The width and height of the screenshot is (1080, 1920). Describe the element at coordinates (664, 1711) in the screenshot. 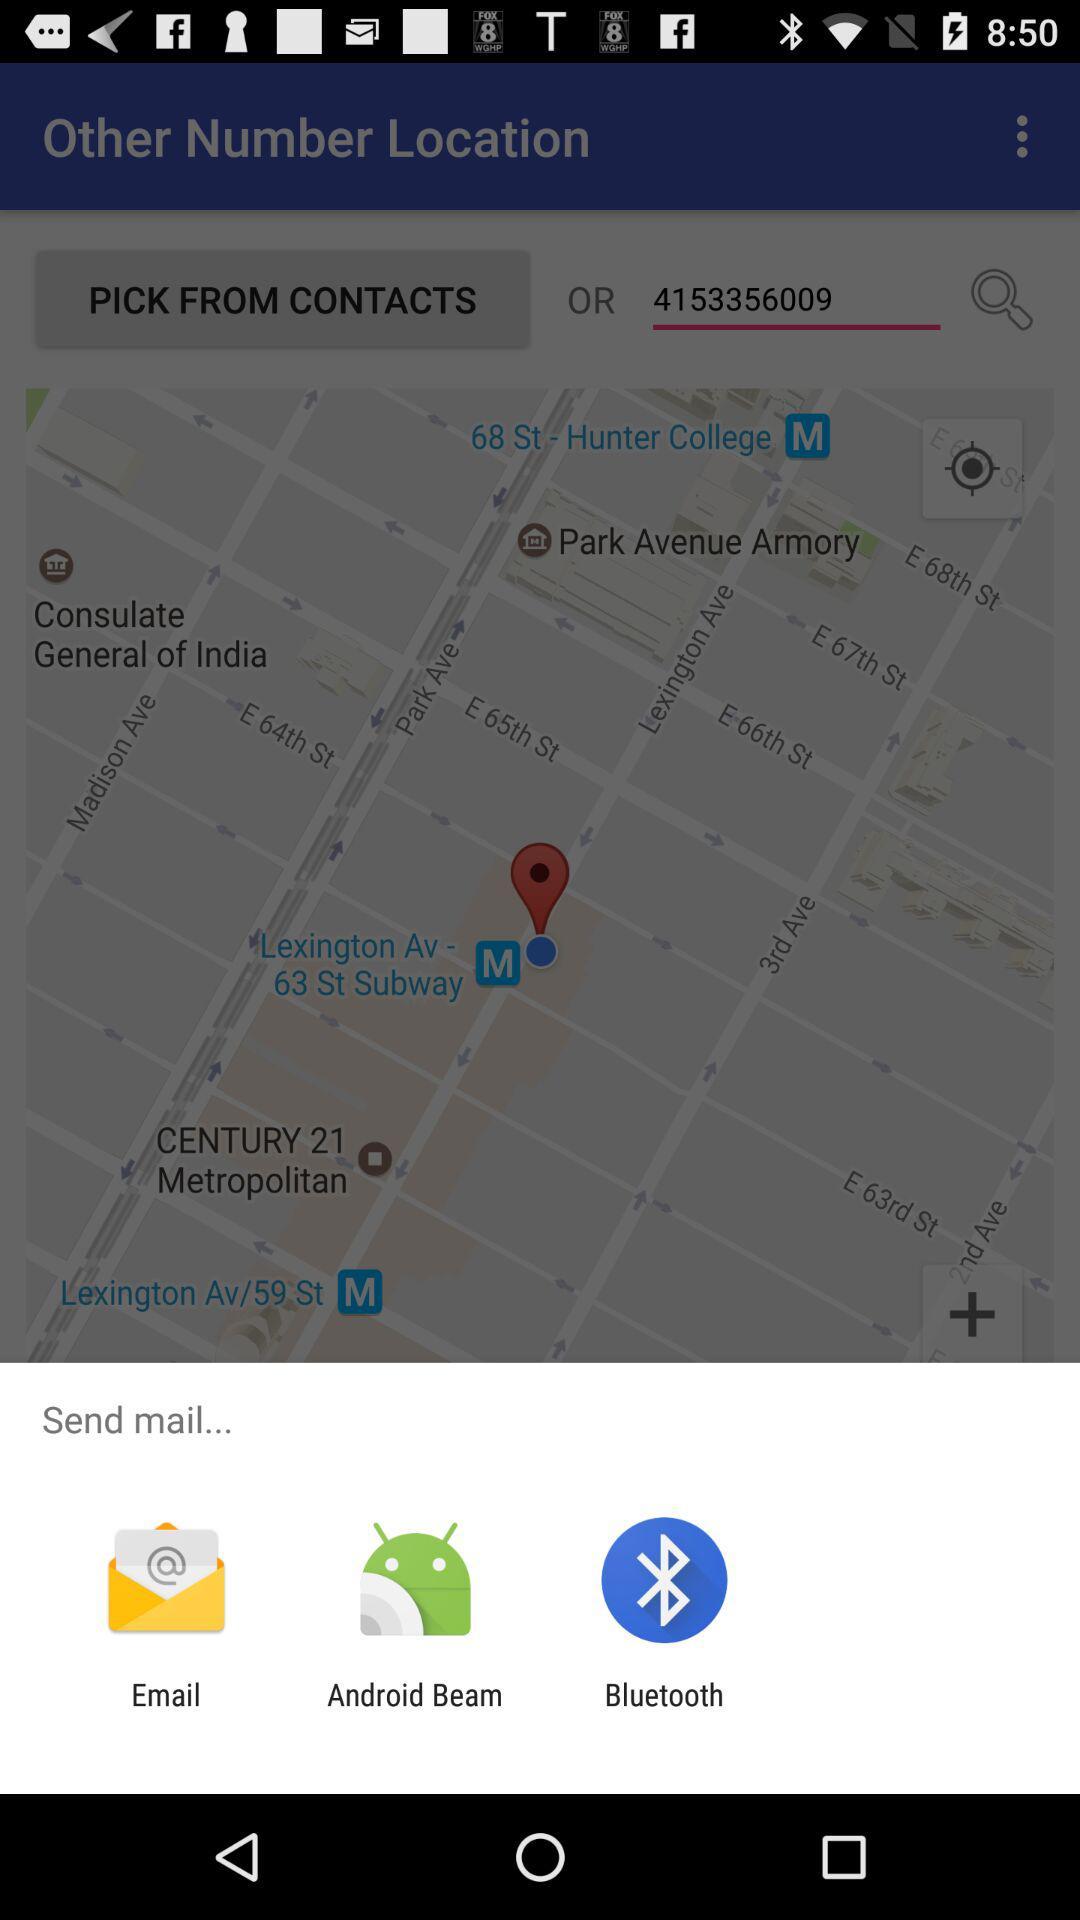

I see `the bluetooth` at that location.